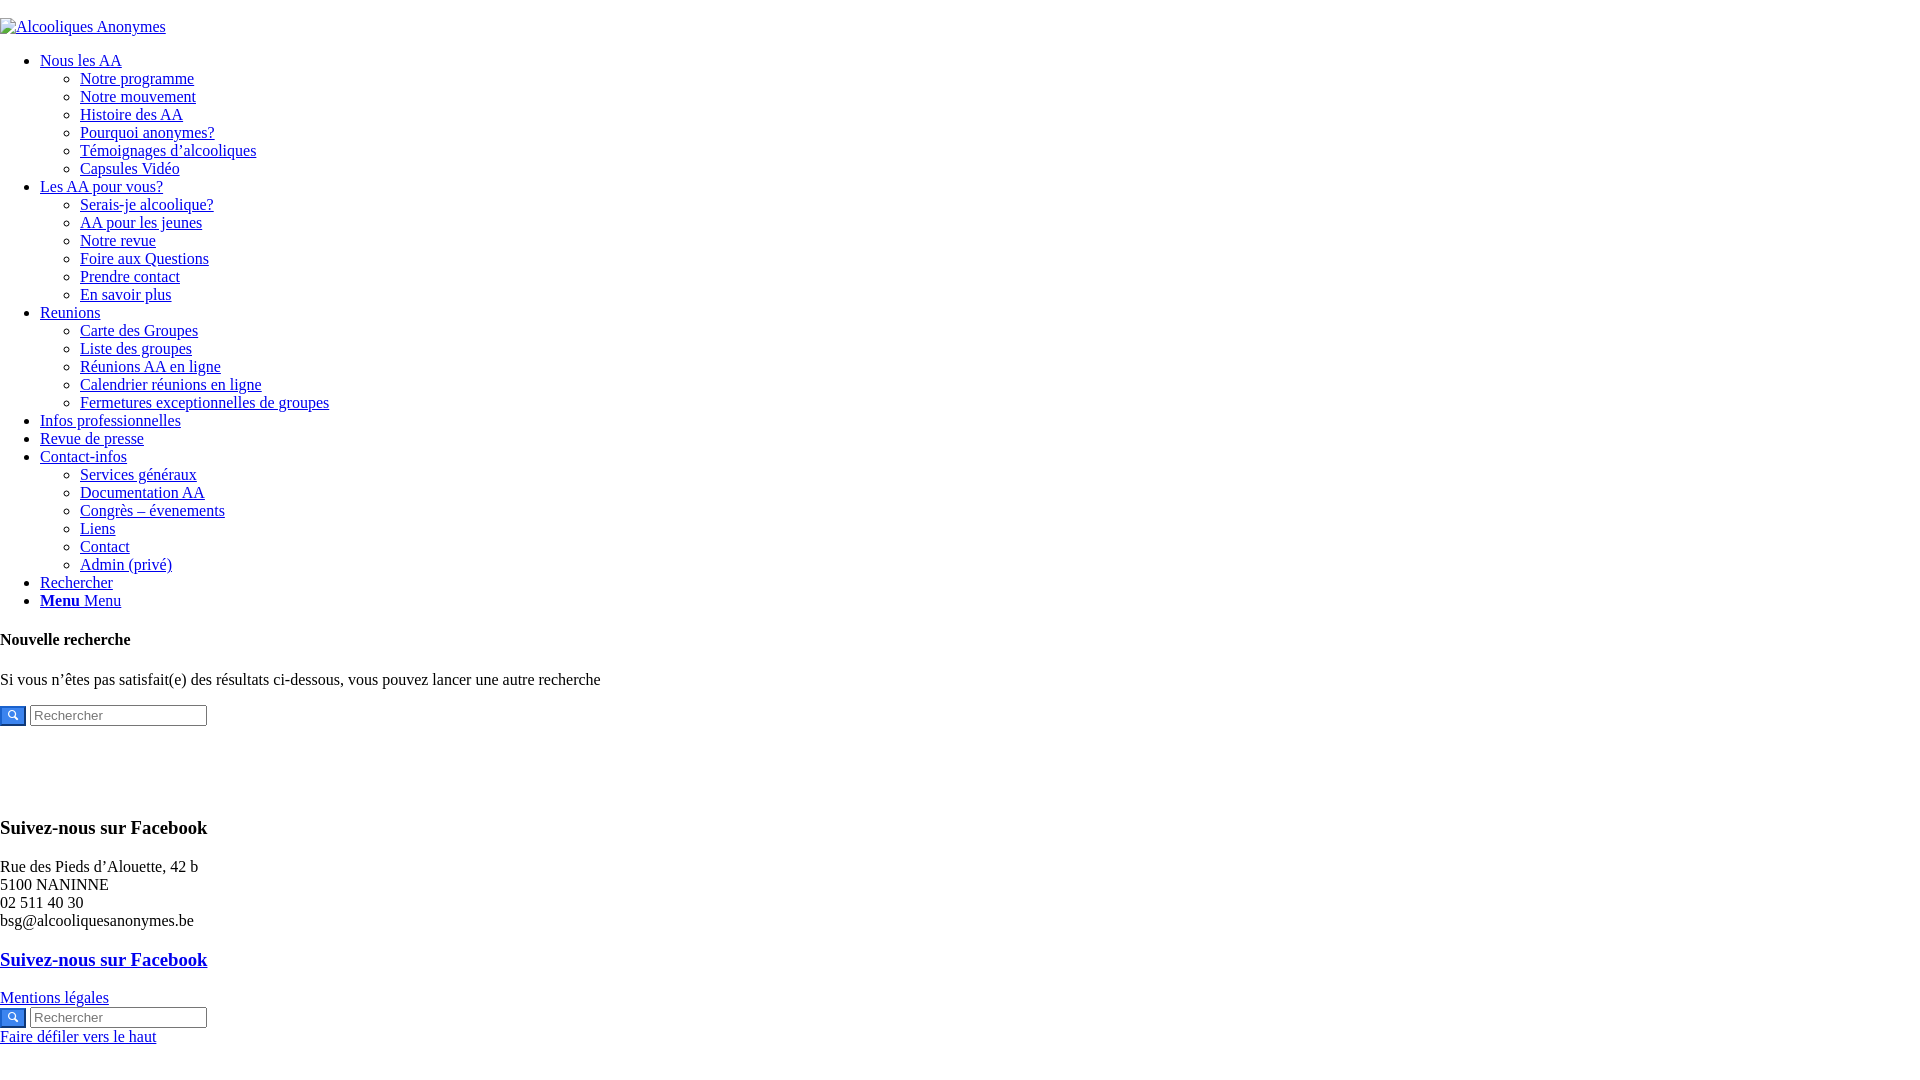 This screenshot has width=1920, height=1080. Describe the element at coordinates (103, 958) in the screenshot. I see `'Suivez-nous sur Facebook'` at that location.